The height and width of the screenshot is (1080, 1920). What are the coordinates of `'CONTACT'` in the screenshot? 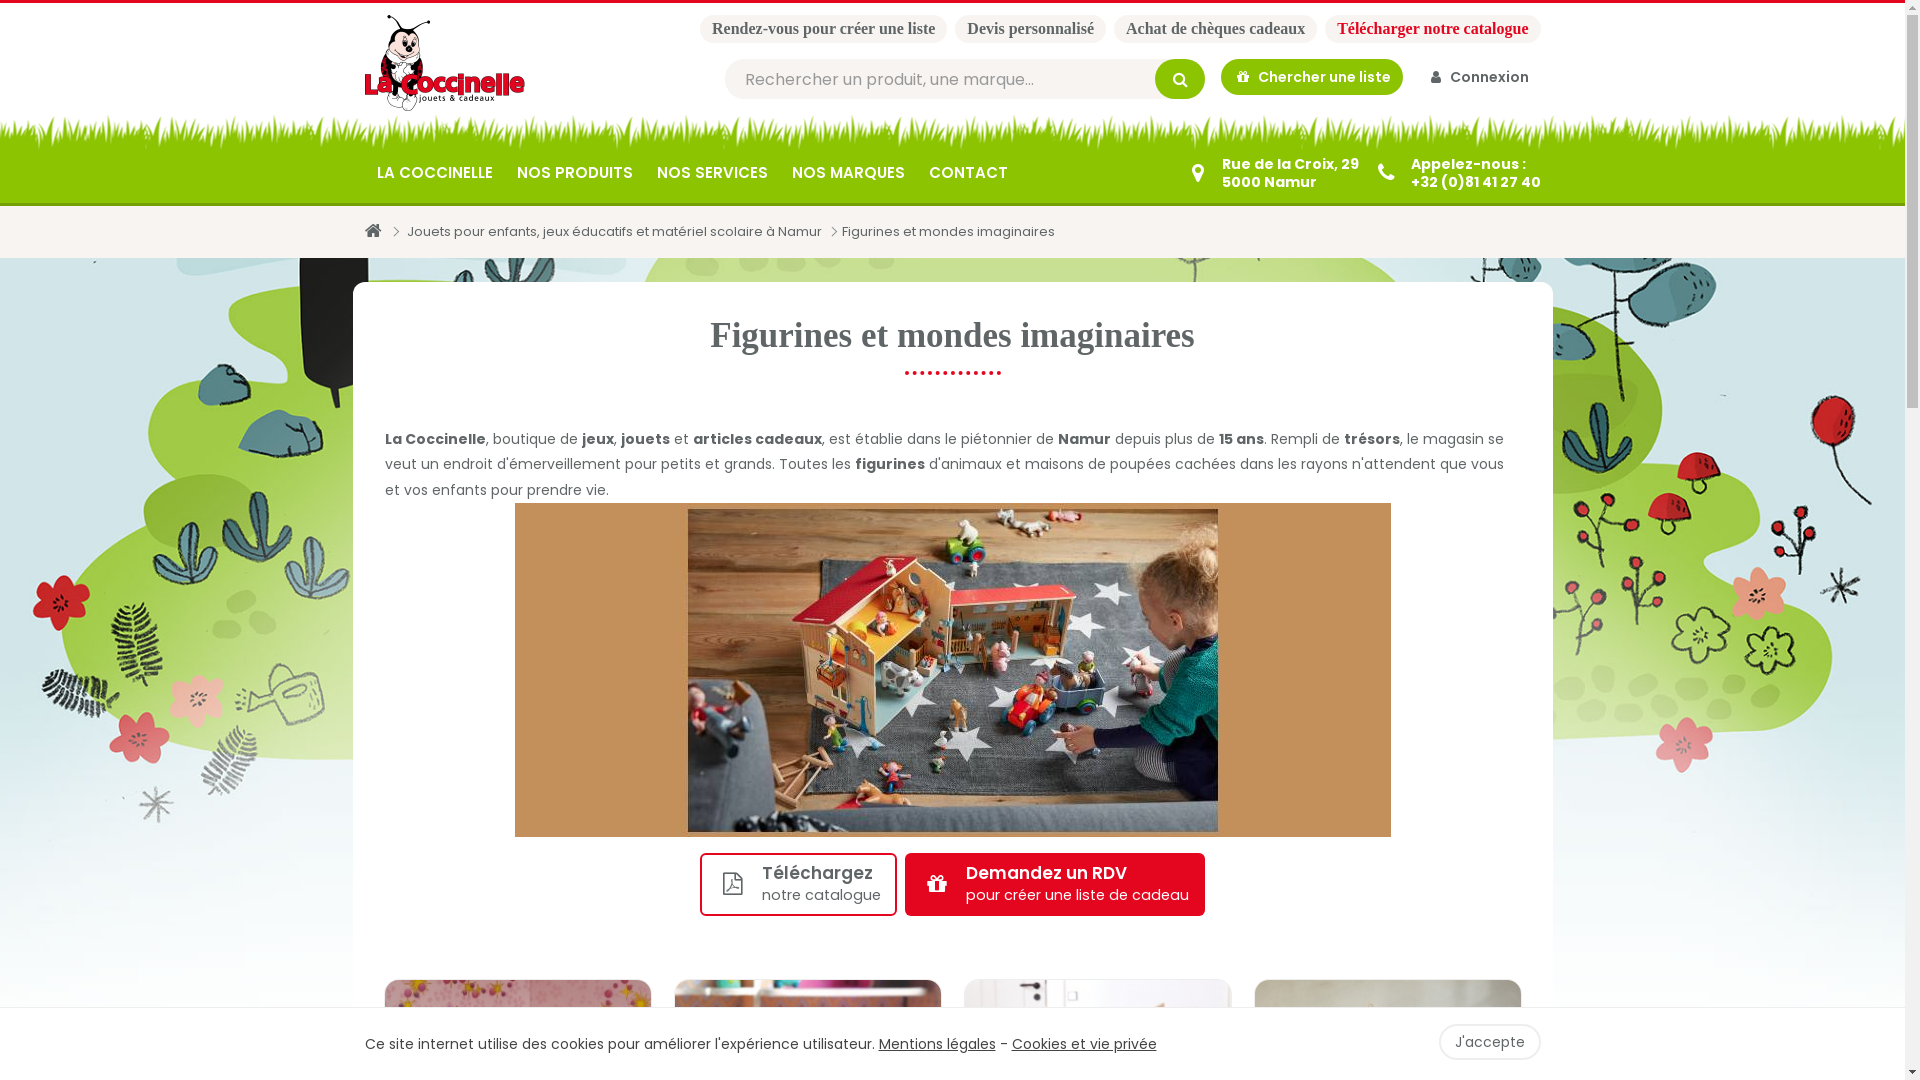 It's located at (967, 172).